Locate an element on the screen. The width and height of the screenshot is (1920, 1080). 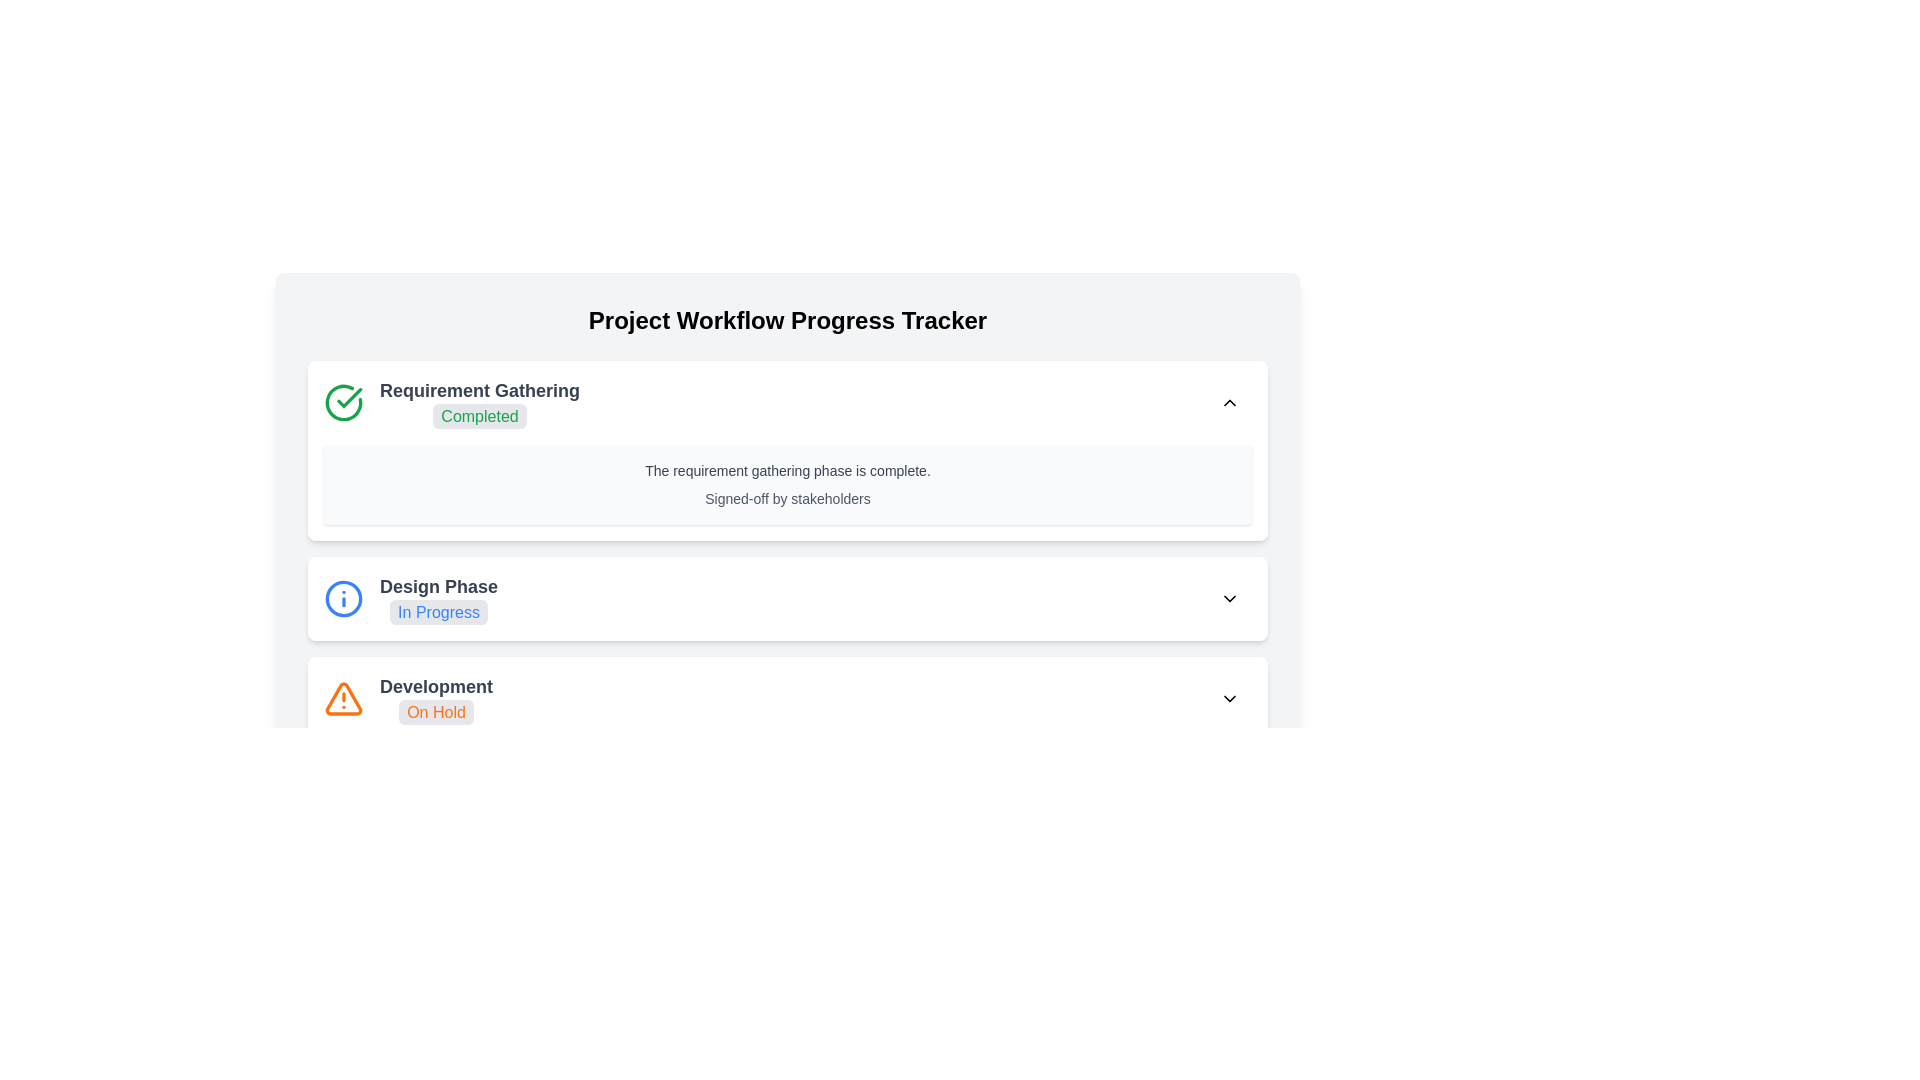
the chevron-down SVG icon located inside the rounded button of the 'Design Phase' section is located at coordinates (1228, 597).